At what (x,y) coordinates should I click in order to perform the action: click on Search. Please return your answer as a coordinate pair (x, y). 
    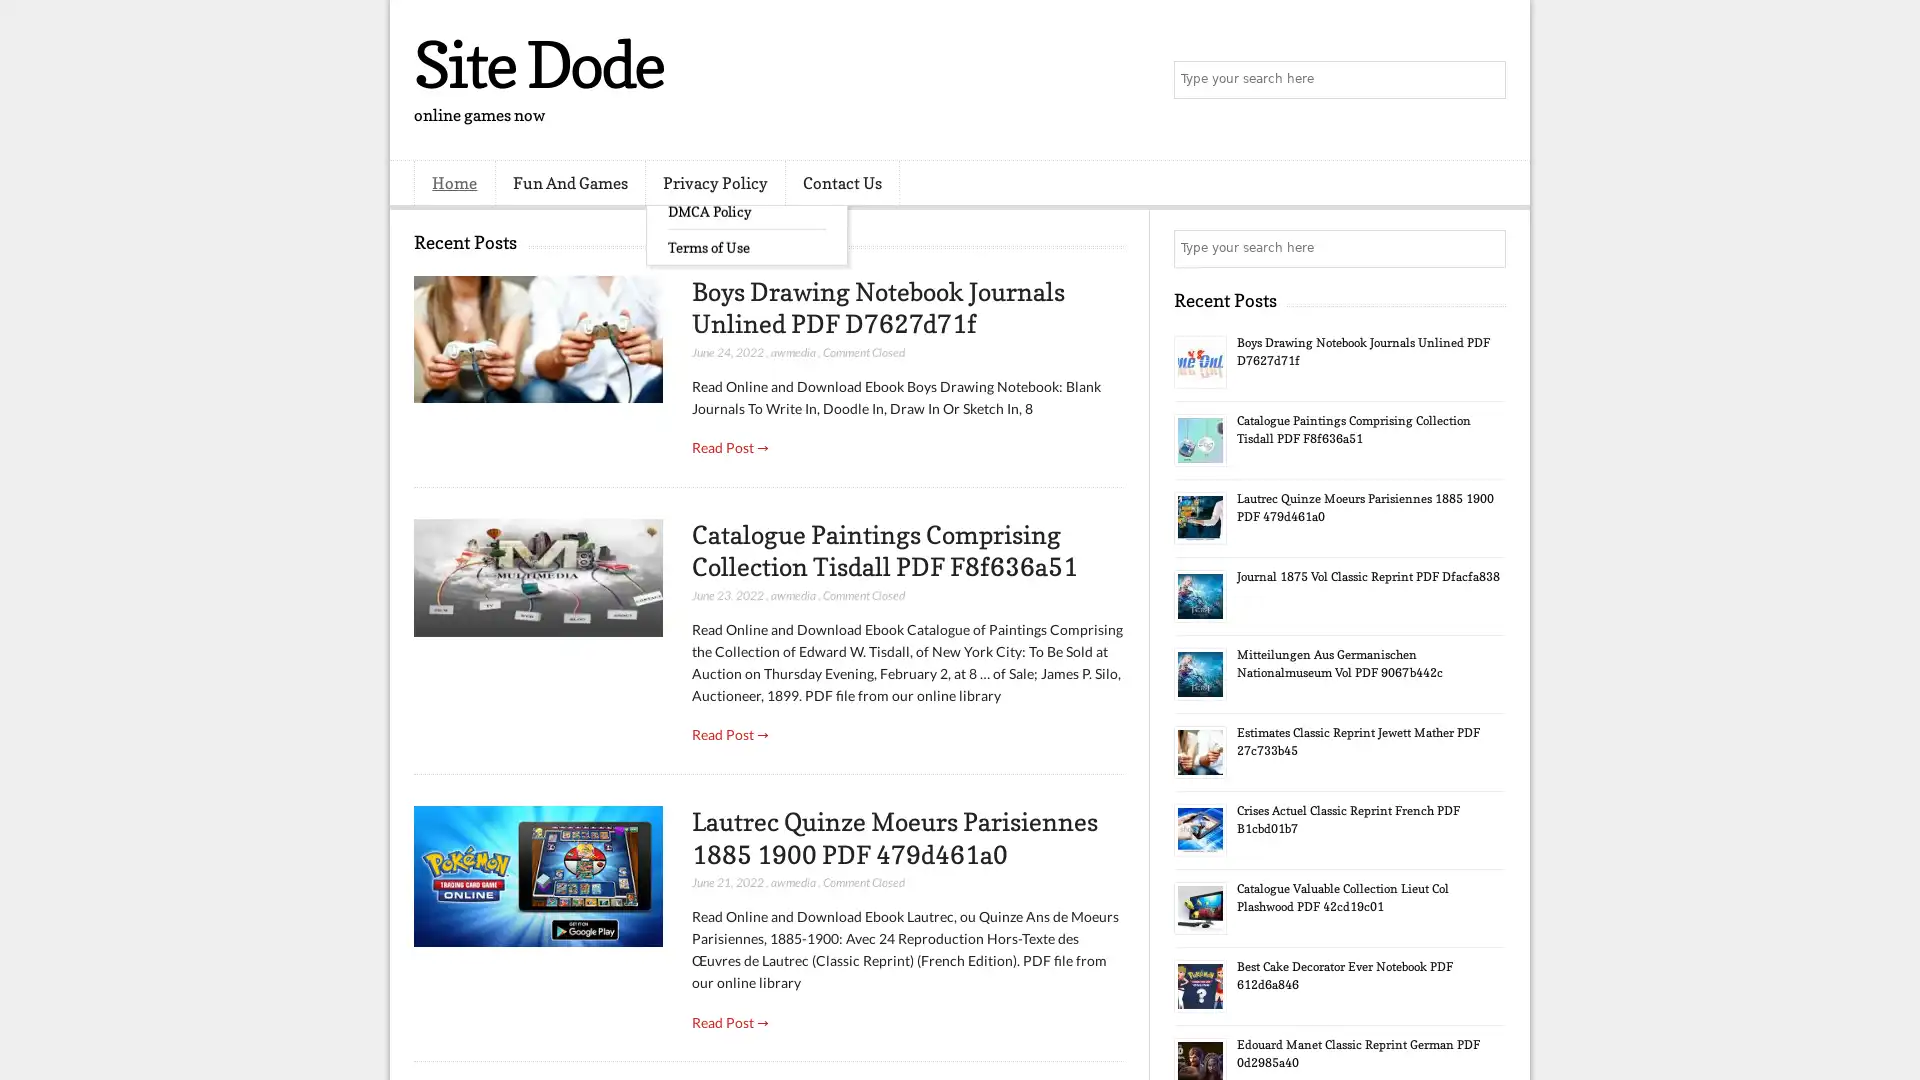
    Looking at the image, I should click on (1485, 248).